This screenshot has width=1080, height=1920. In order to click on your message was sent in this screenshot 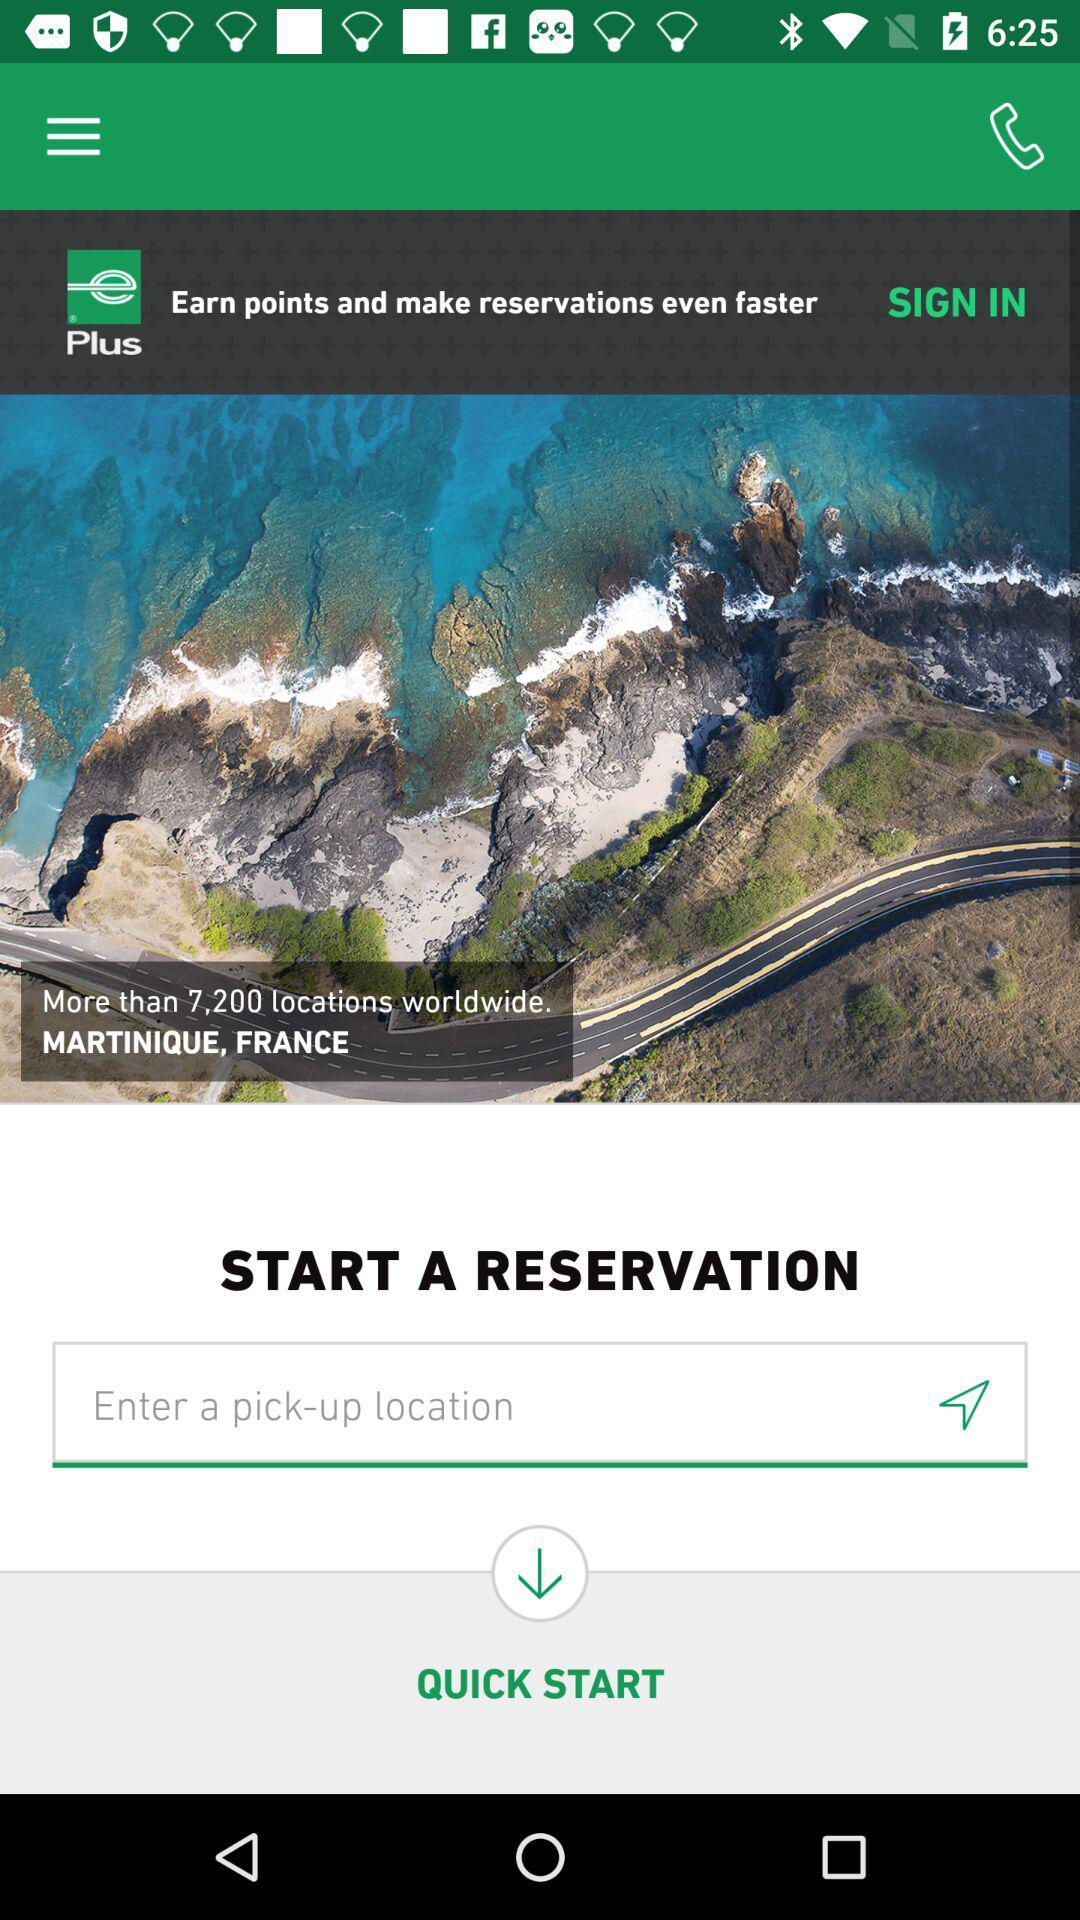, I will do `click(963, 1403)`.